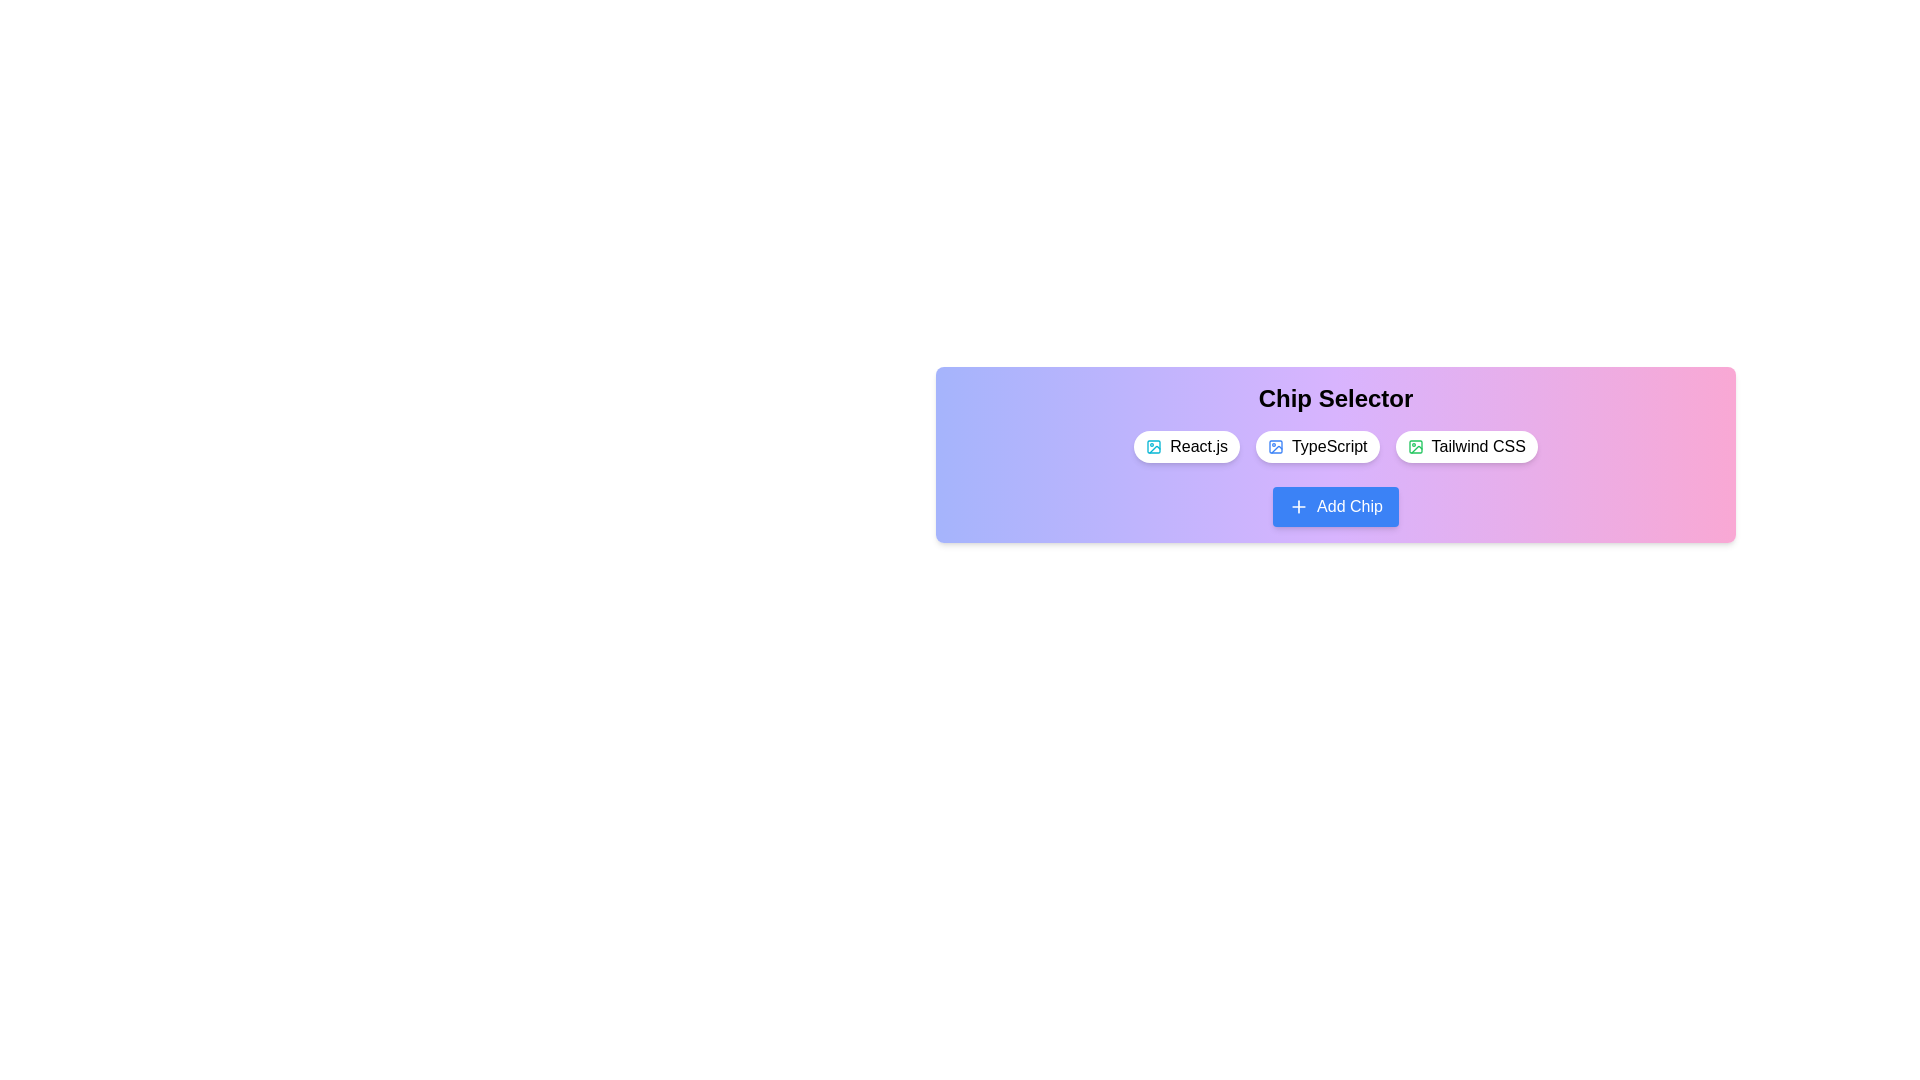 The height and width of the screenshot is (1080, 1920). I want to click on the leftmost text-based selectable chip, so click(1199, 446).